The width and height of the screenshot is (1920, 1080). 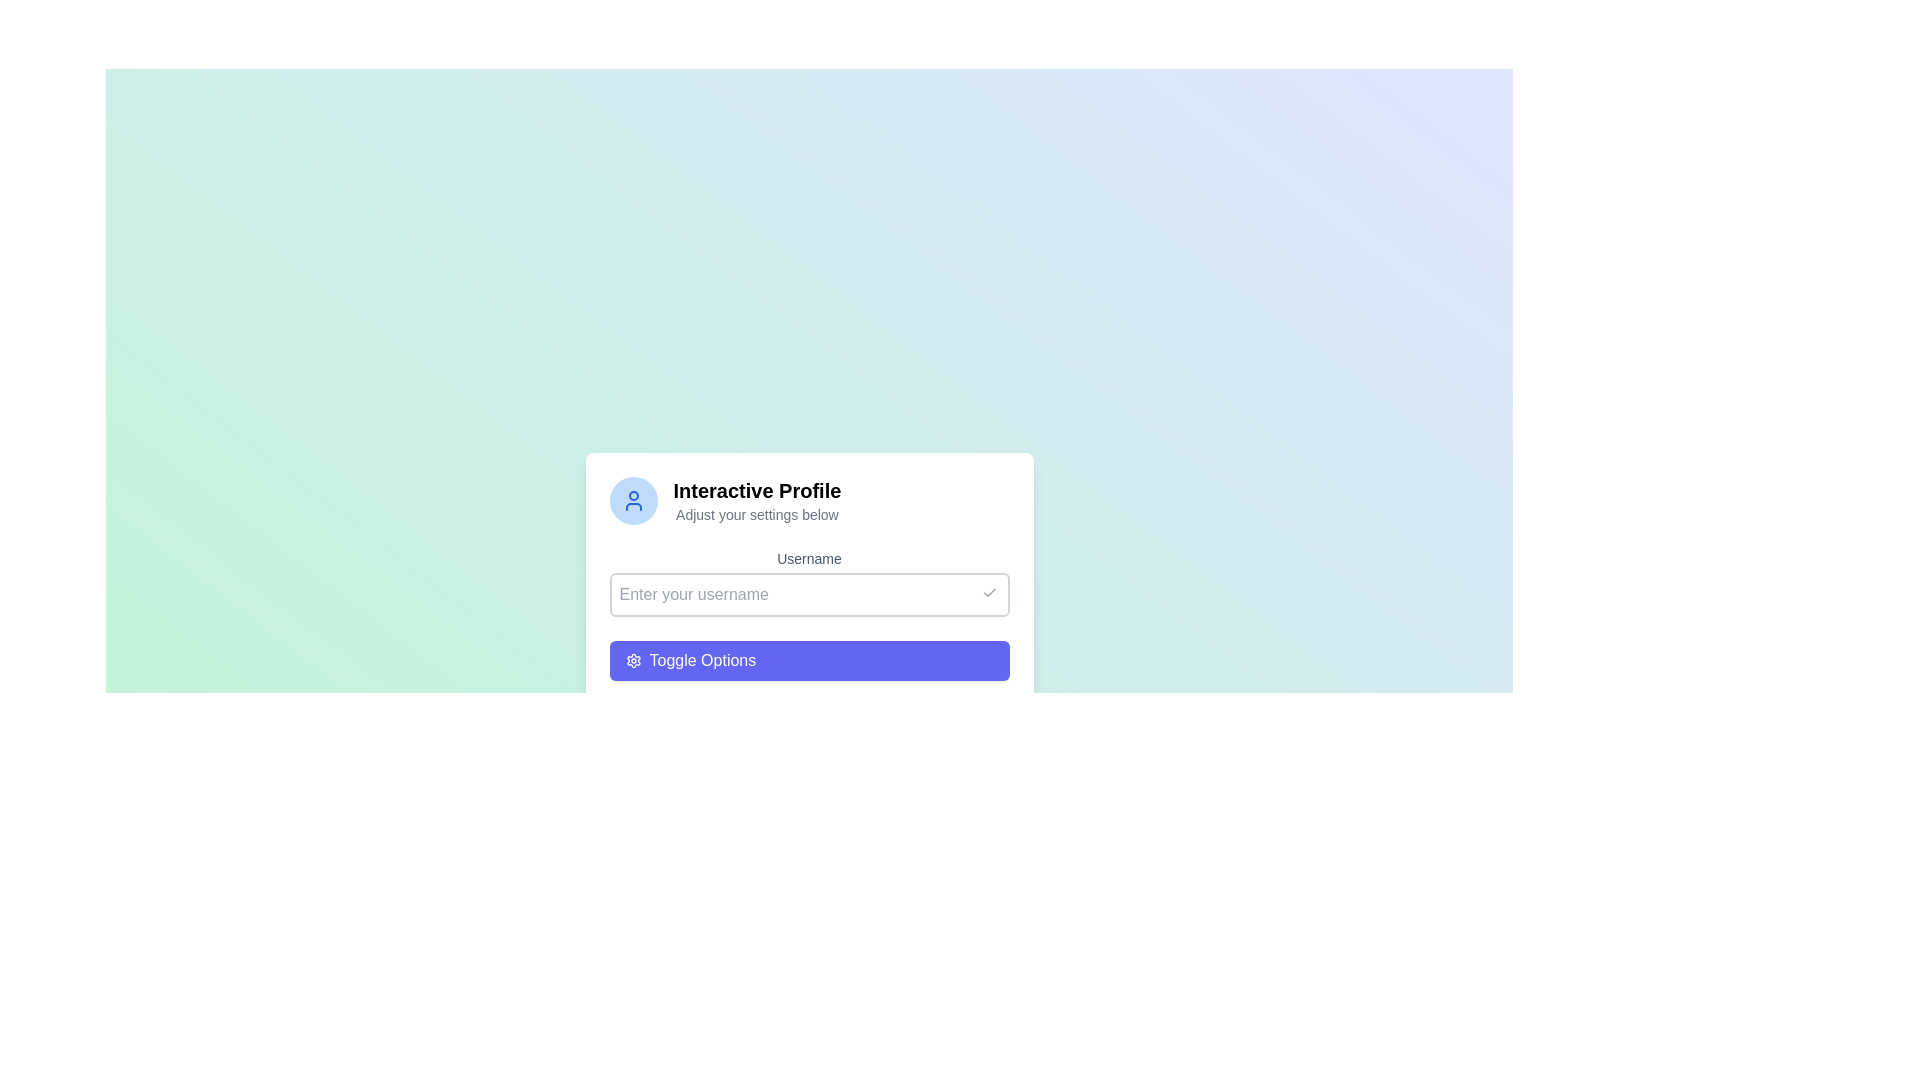 I want to click on the user profile silhouette icon, which is a blue outlined SVG icon with a light blue background, located at the top-left of the content card above the text 'Interactive Profile.', so click(x=632, y=500).